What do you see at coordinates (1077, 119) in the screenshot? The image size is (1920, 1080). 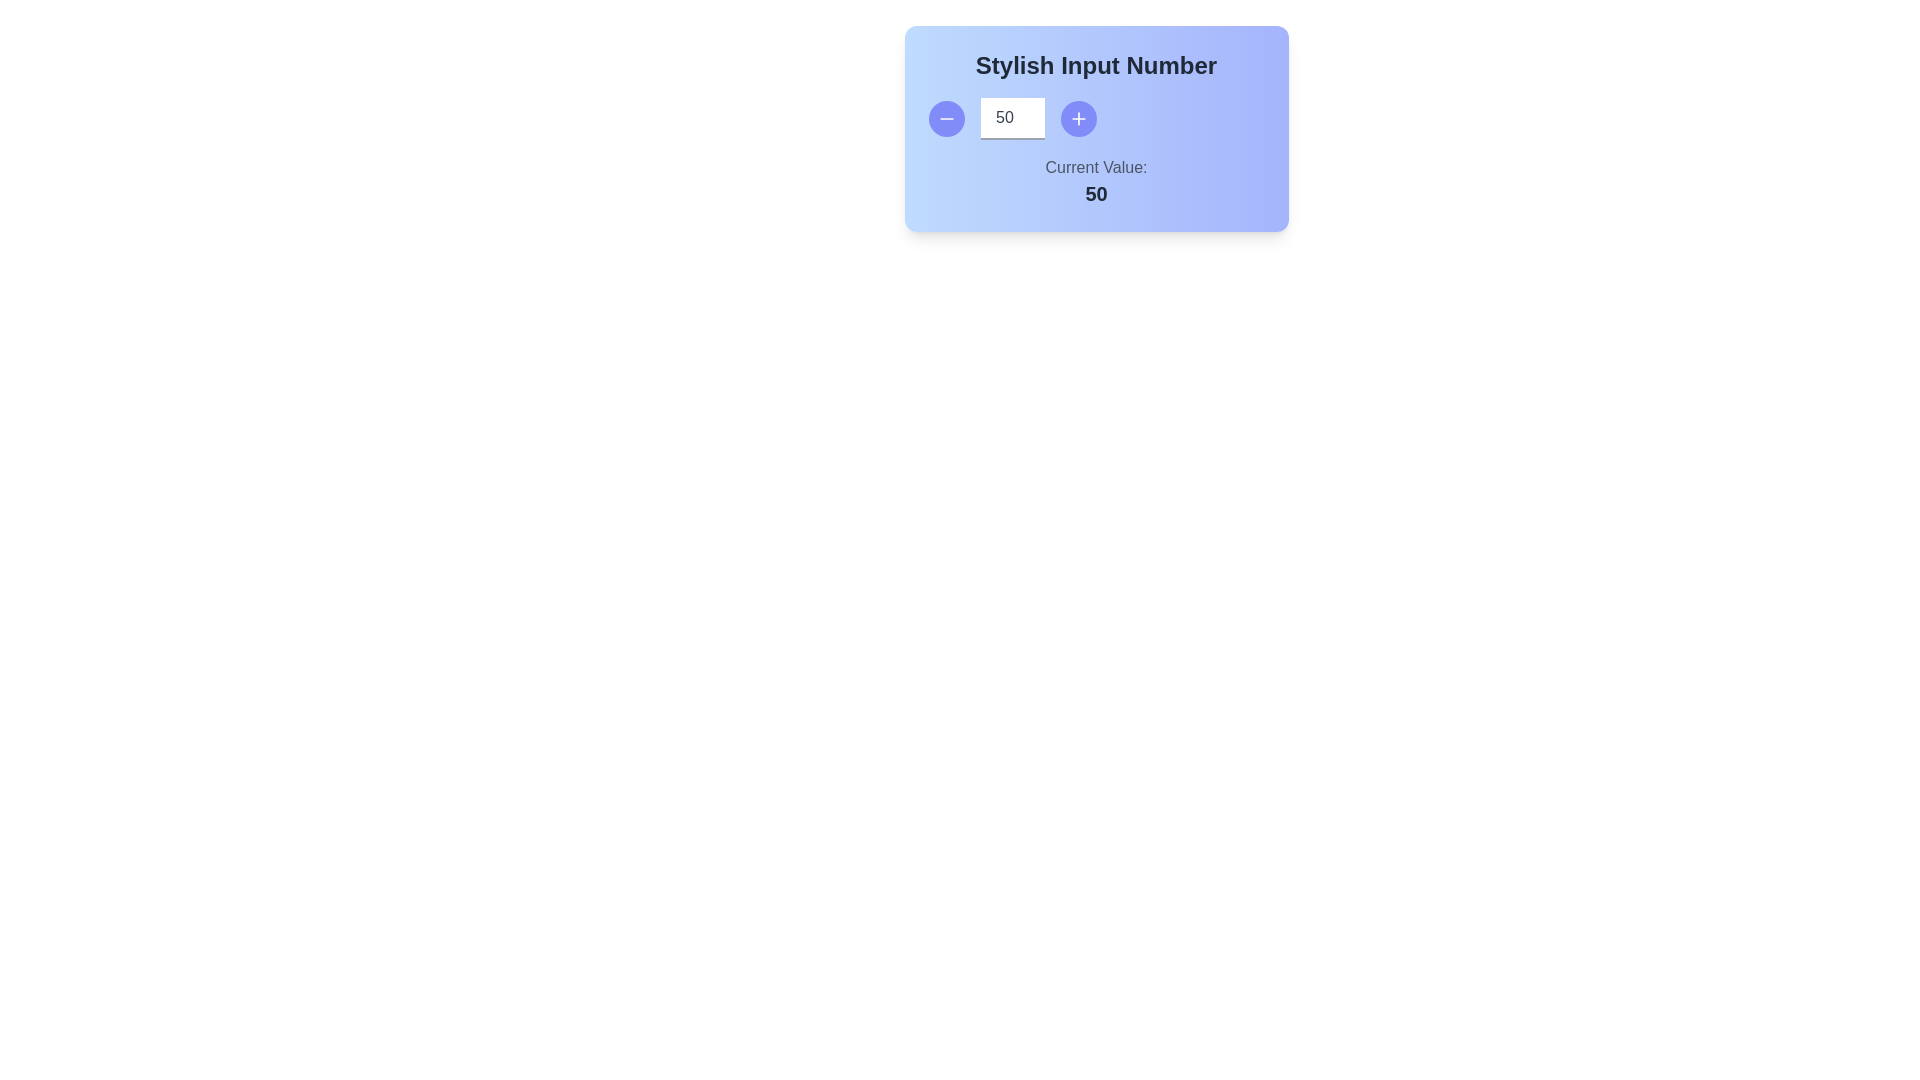 I see `the increment button located to the right of the number input field below the label 'Stylish Input Number' to increase the displayed numeric value` at bounding box center [1077, 119].